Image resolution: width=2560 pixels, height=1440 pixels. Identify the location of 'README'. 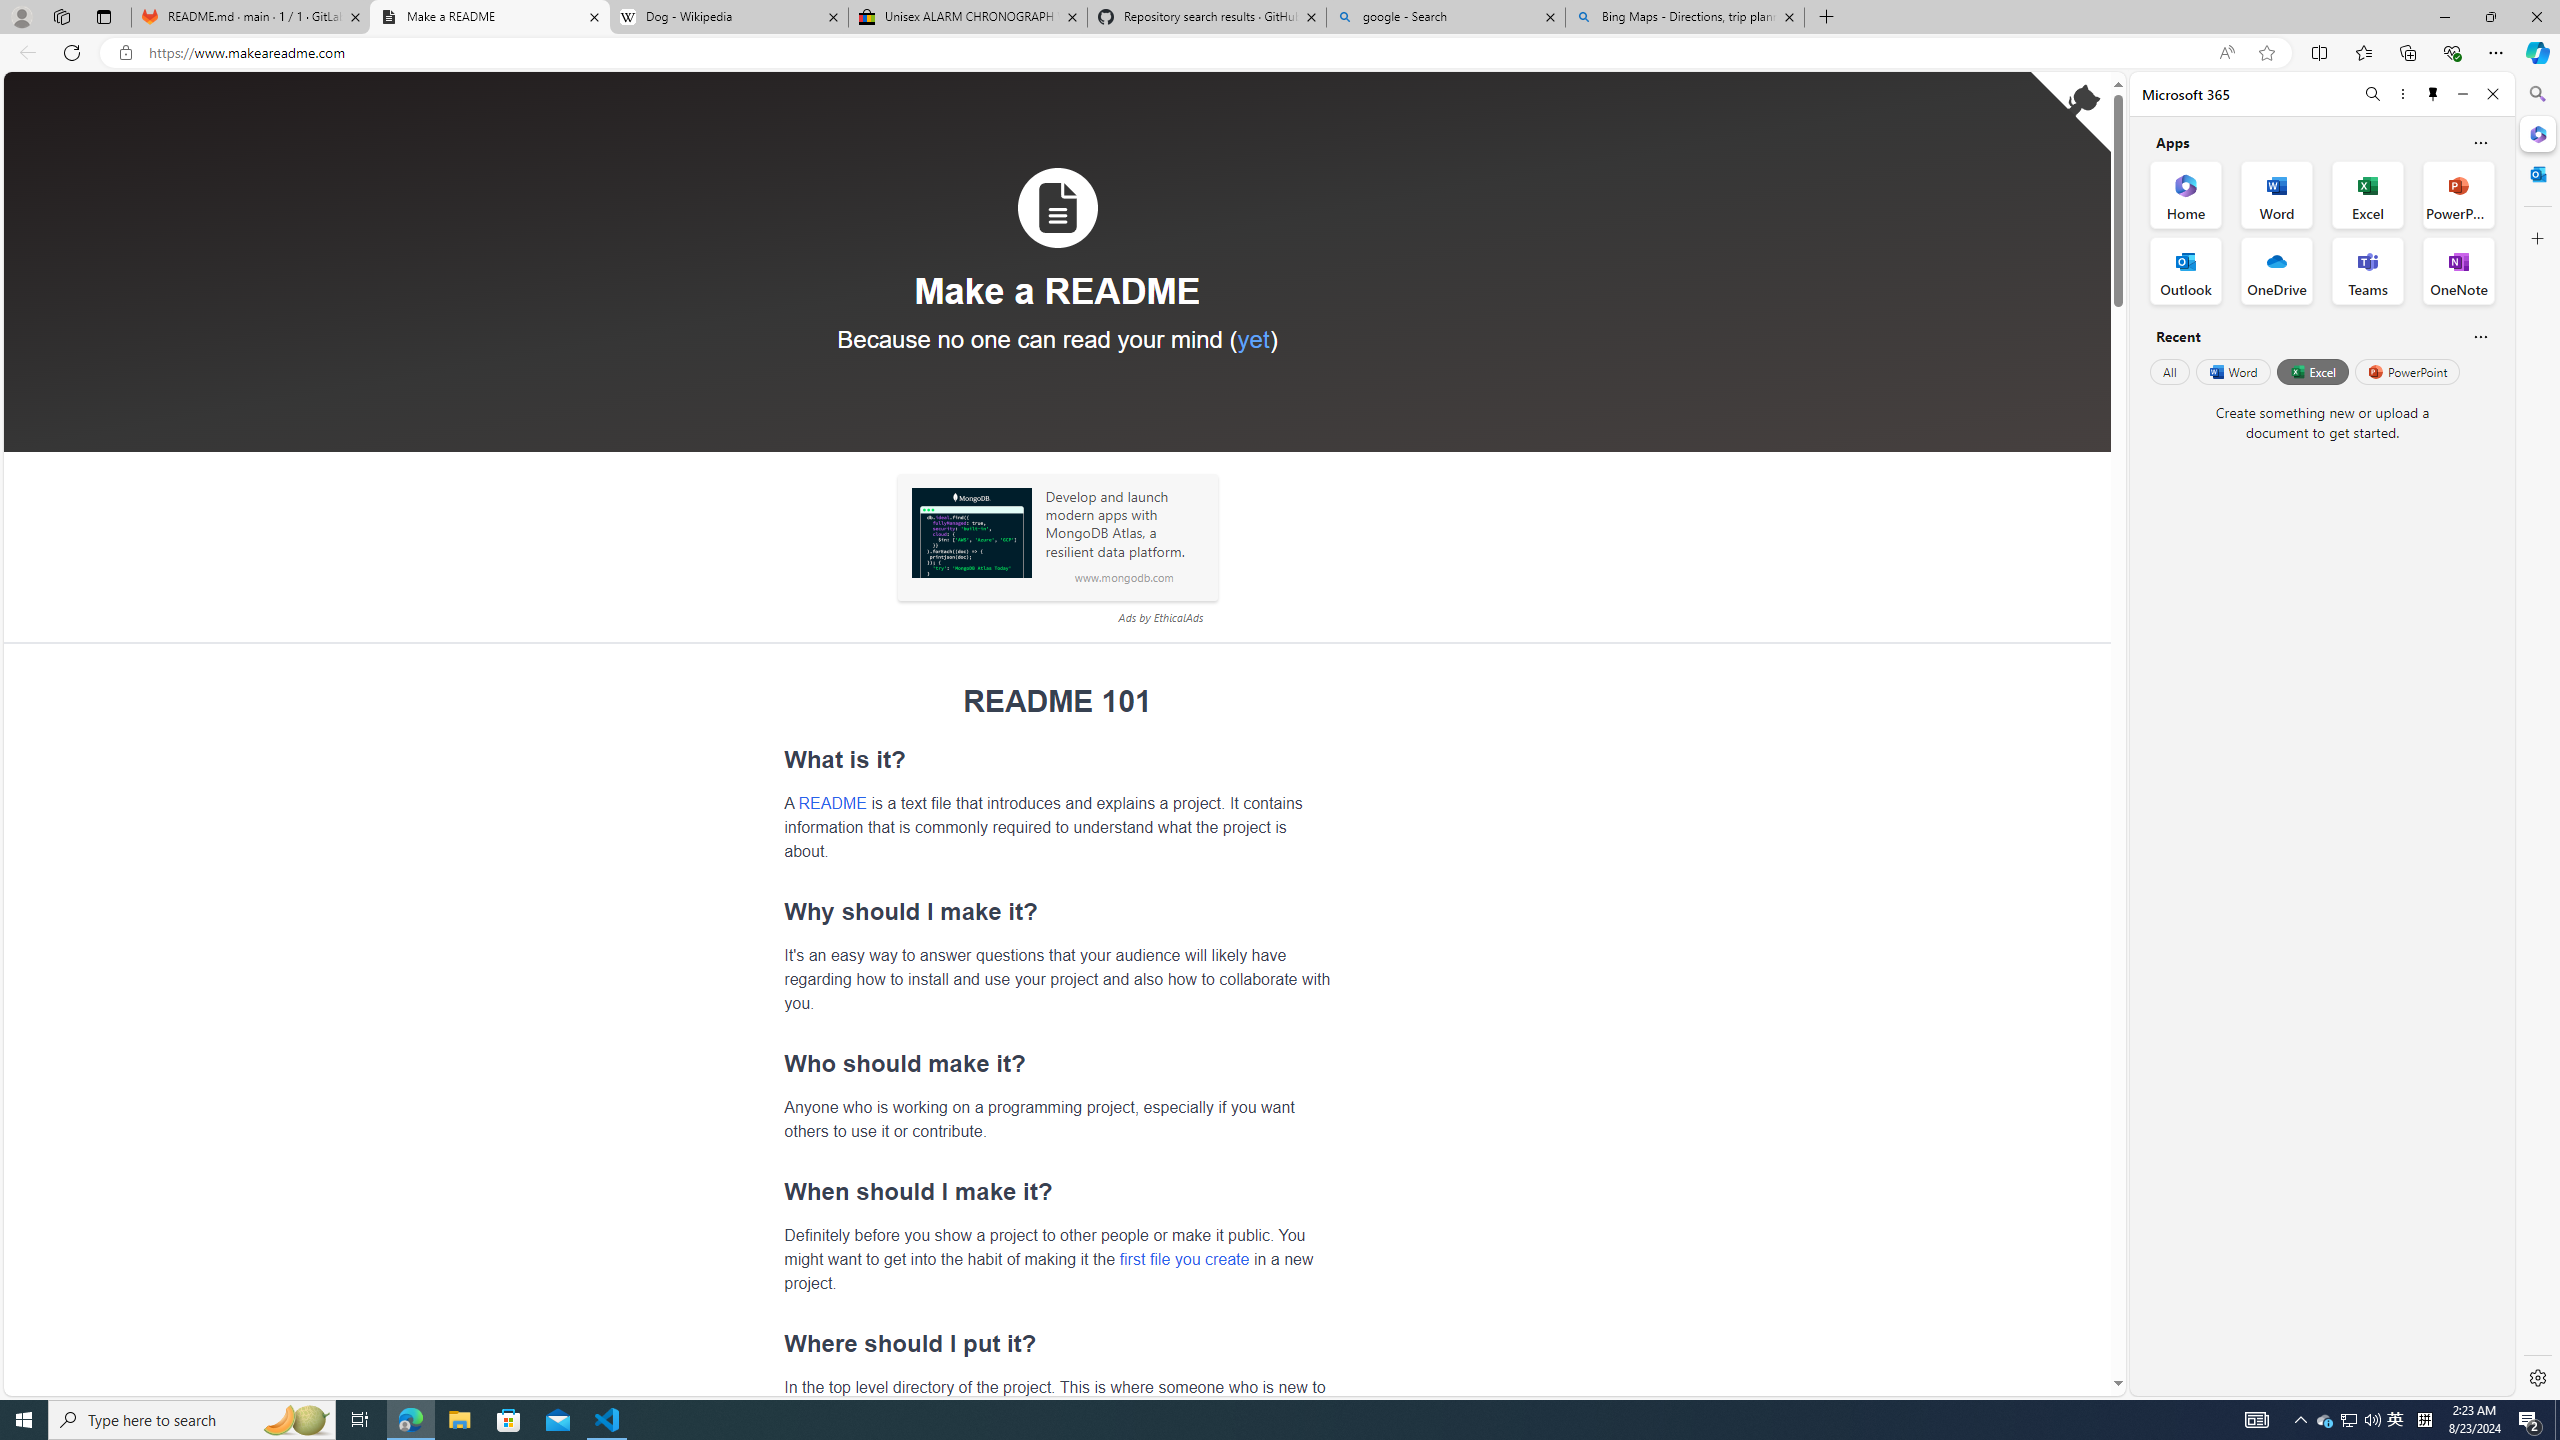
(832, 801).